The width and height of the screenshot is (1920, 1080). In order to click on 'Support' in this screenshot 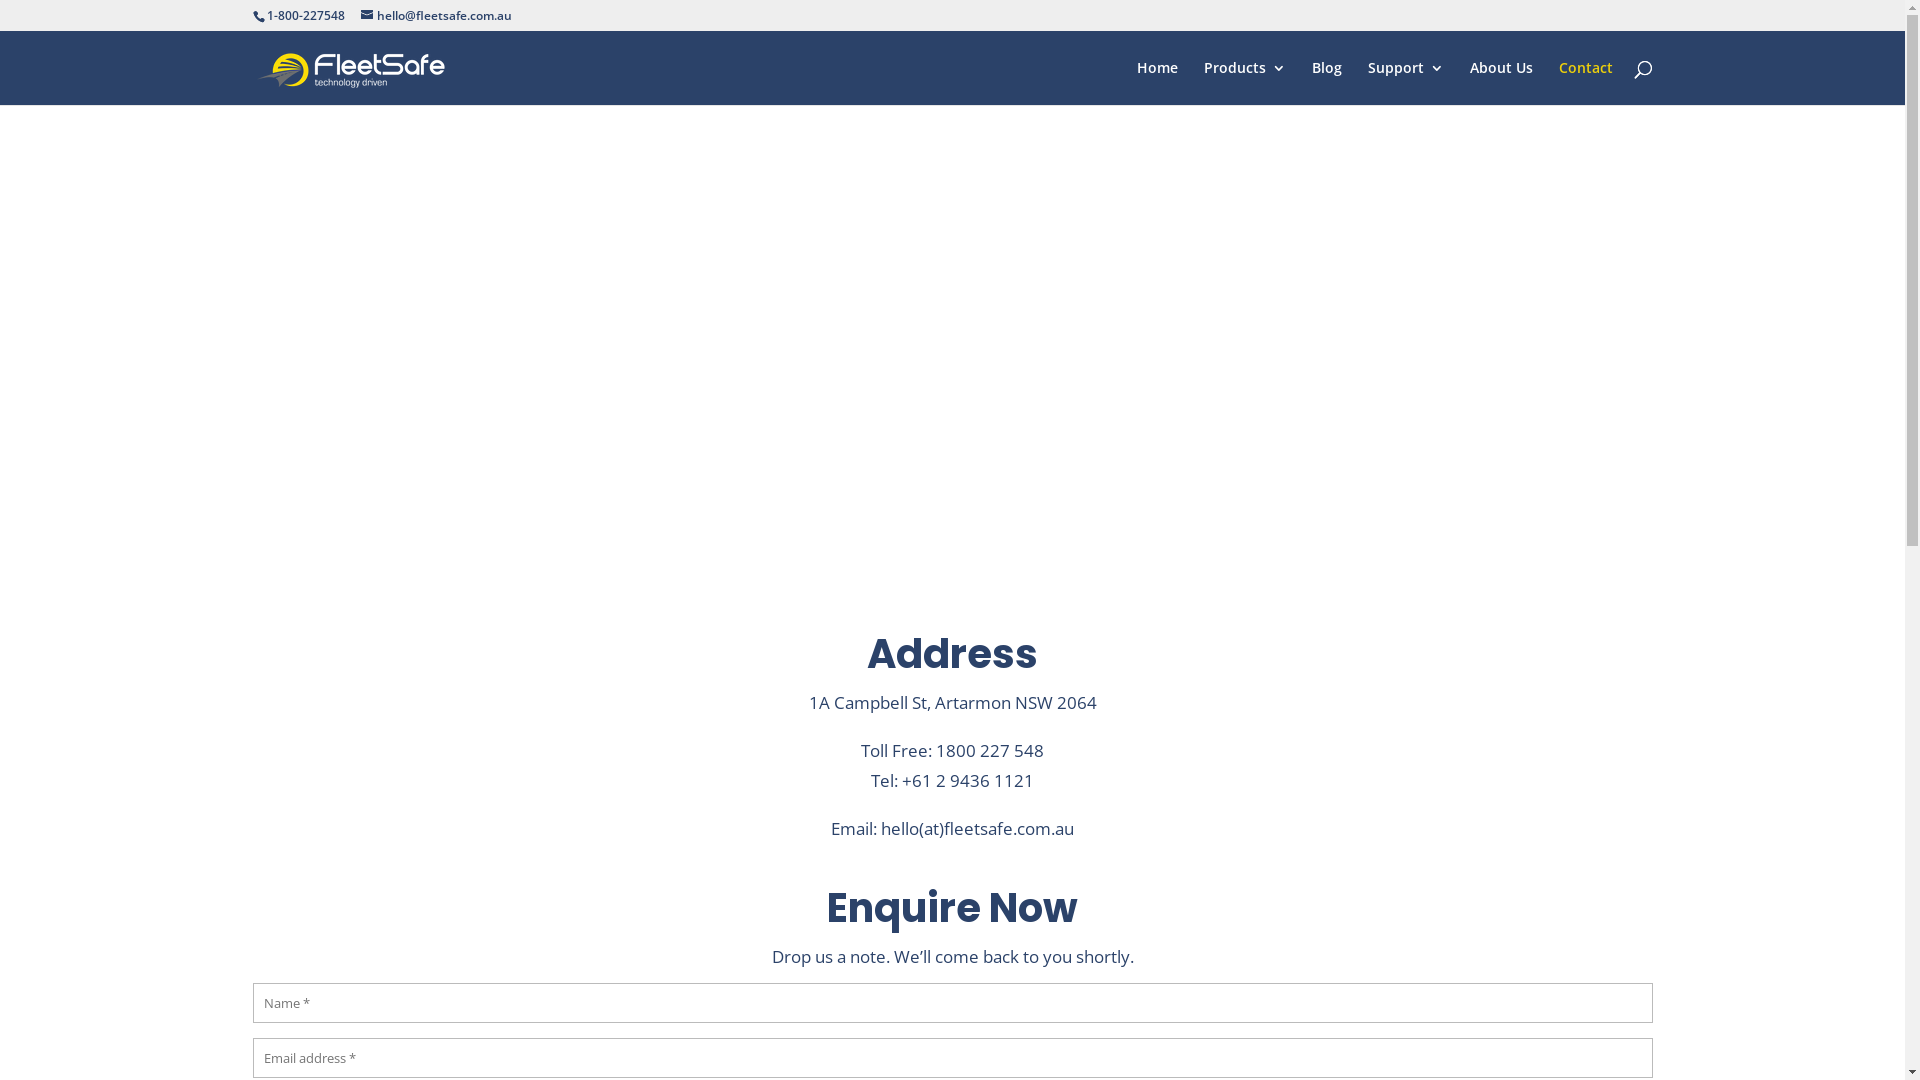, I will do `click(1405, 82)`.